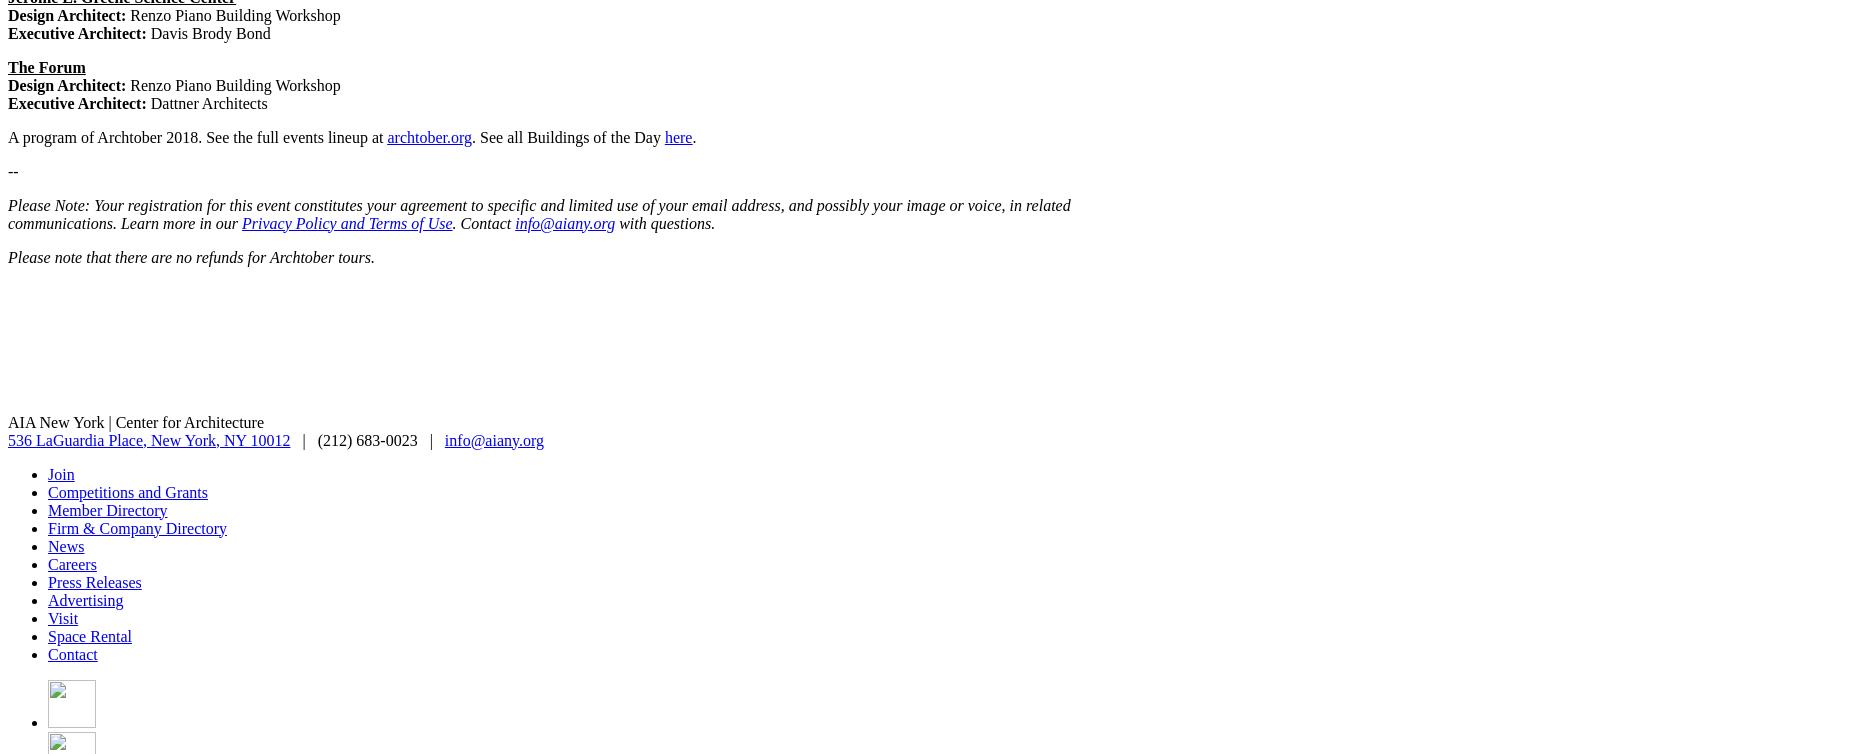 This screenshot has width=1850, height=754. What do you see at coordinates (46, 652) in the screenshot?
I see `'Contact'` at bounding box center [46, 652].